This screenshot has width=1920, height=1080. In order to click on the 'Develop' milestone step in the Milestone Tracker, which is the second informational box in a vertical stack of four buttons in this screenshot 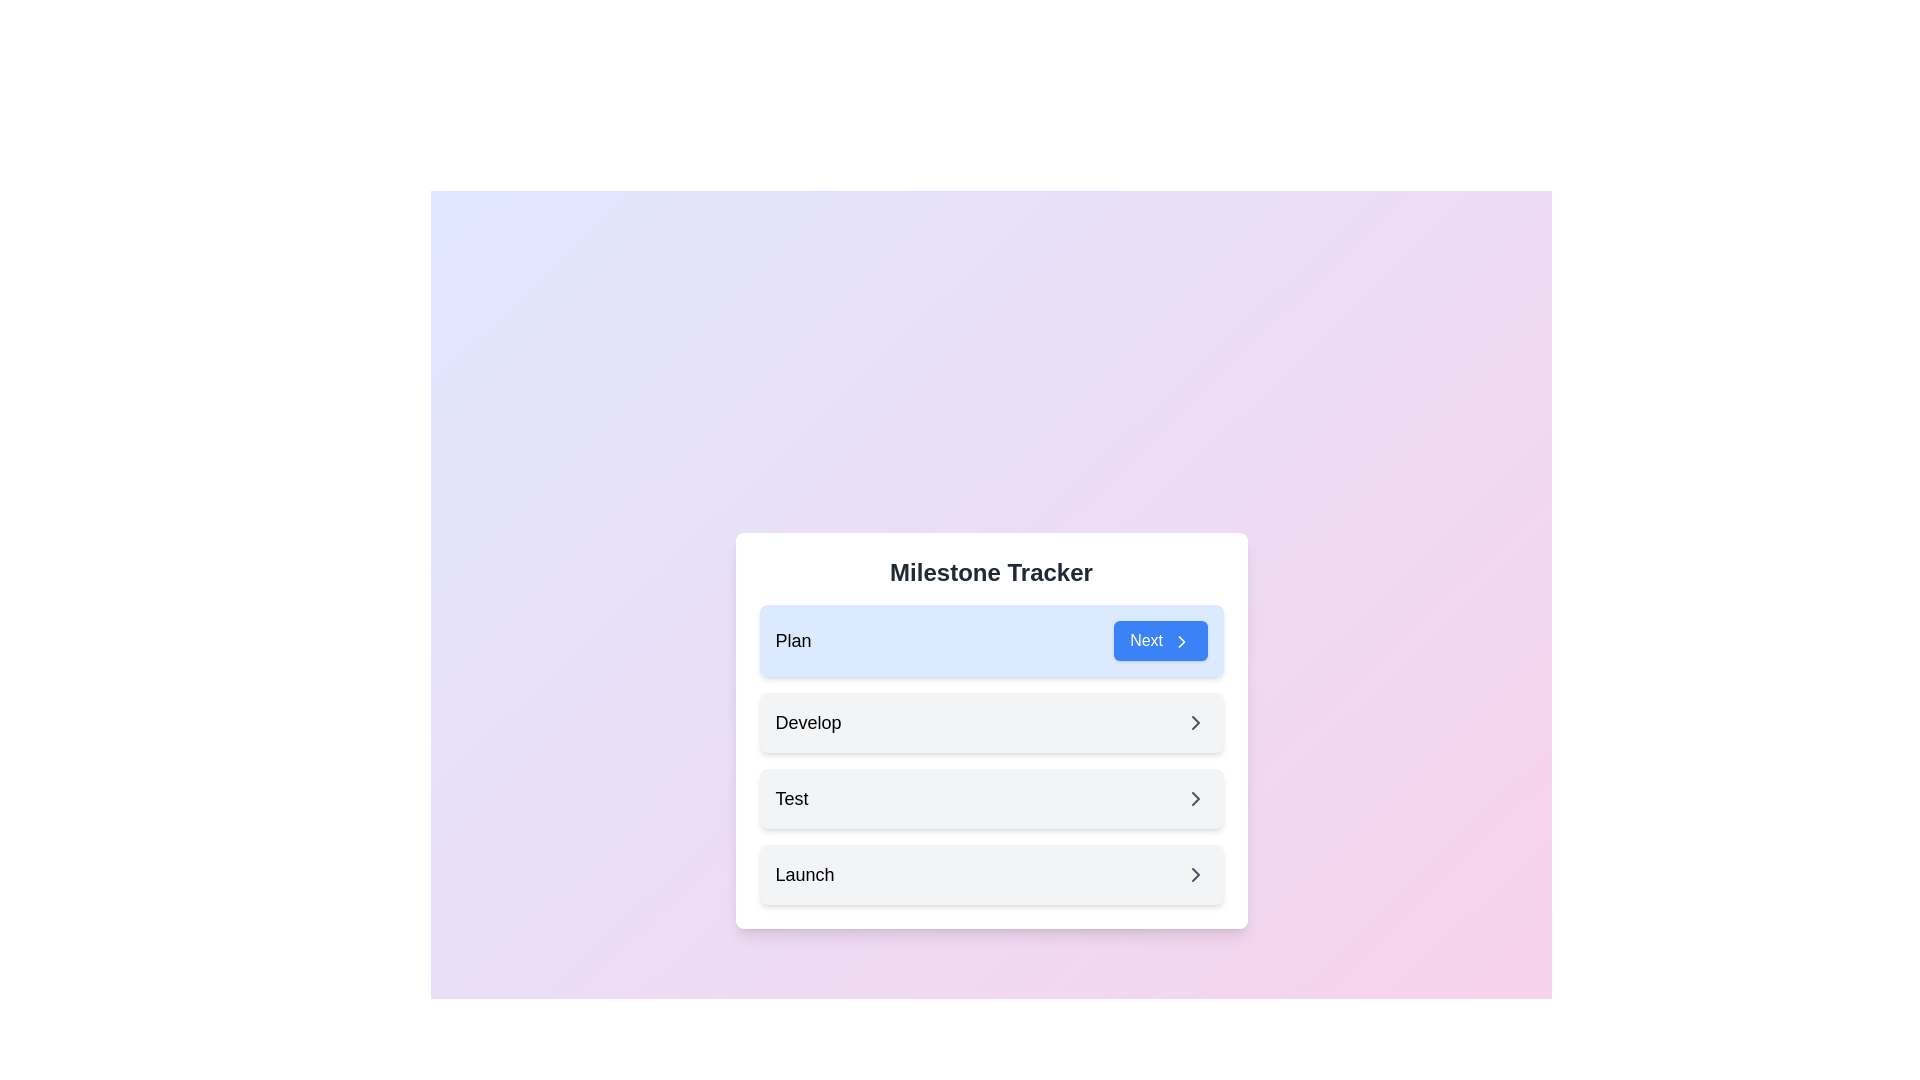, I will do `click(991, 722)`.